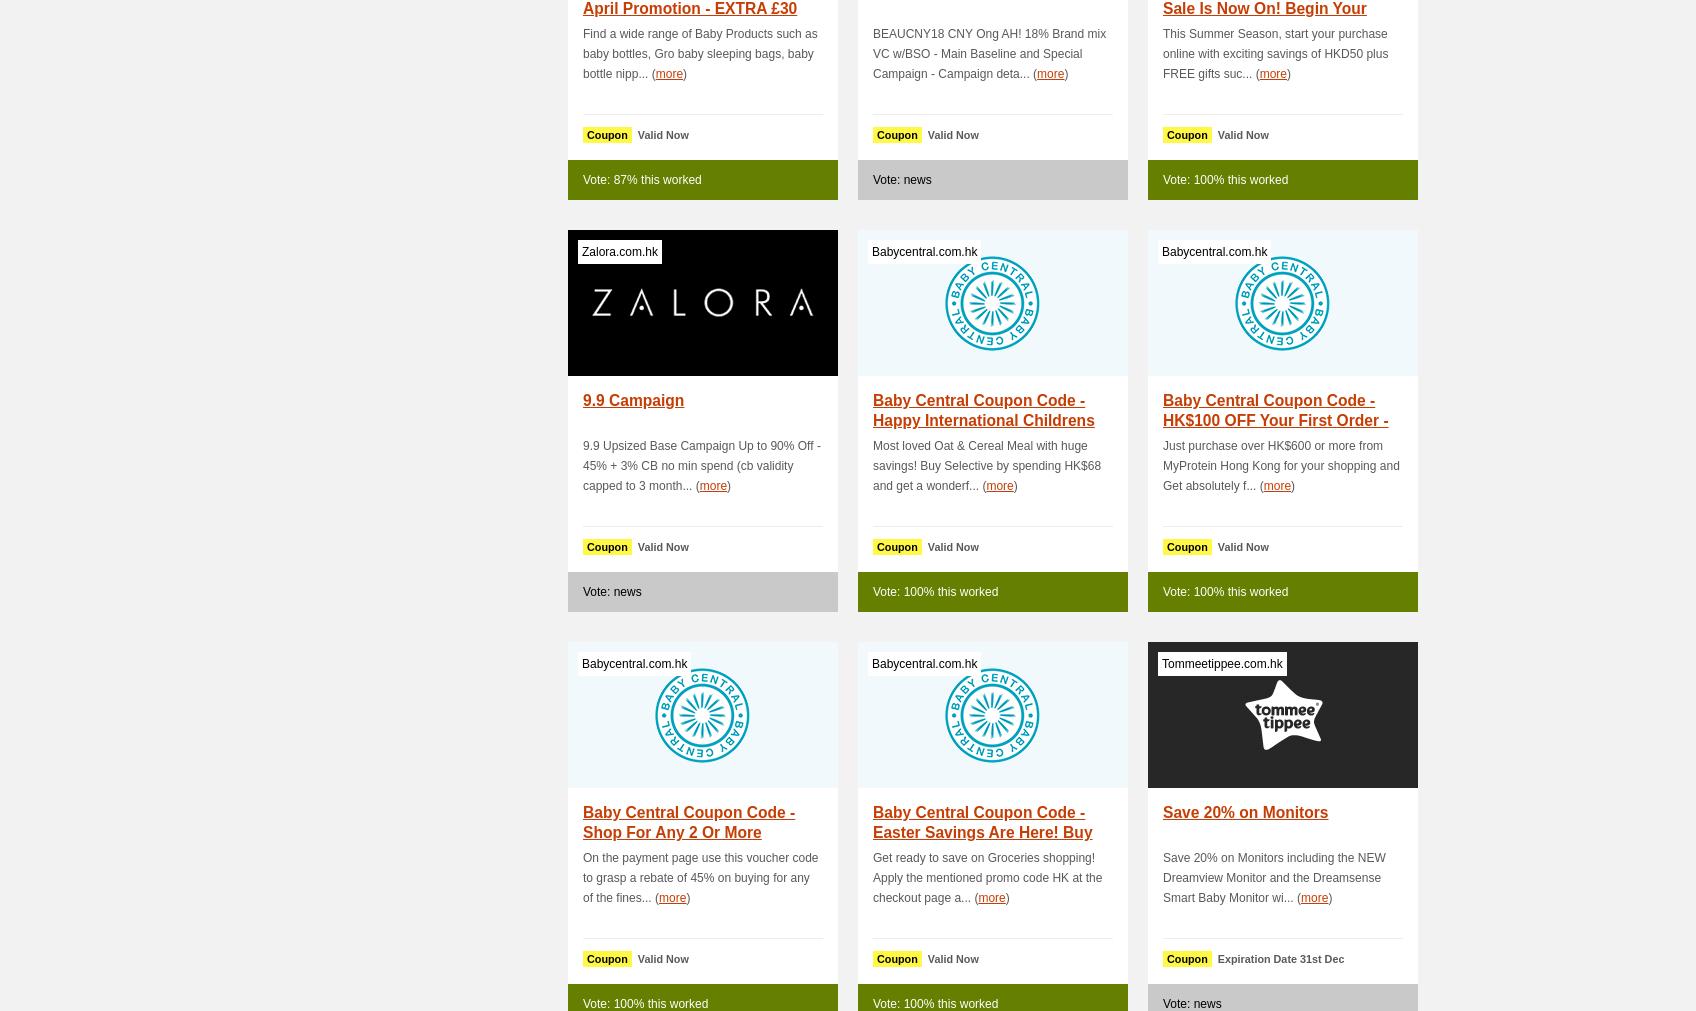 The width and height of the screenshot is (1696, 1011). I want to click on 'Baby Central Coupon Code - Easter Savings Are Here! Buy Over HK$160.', so click(981, 831).